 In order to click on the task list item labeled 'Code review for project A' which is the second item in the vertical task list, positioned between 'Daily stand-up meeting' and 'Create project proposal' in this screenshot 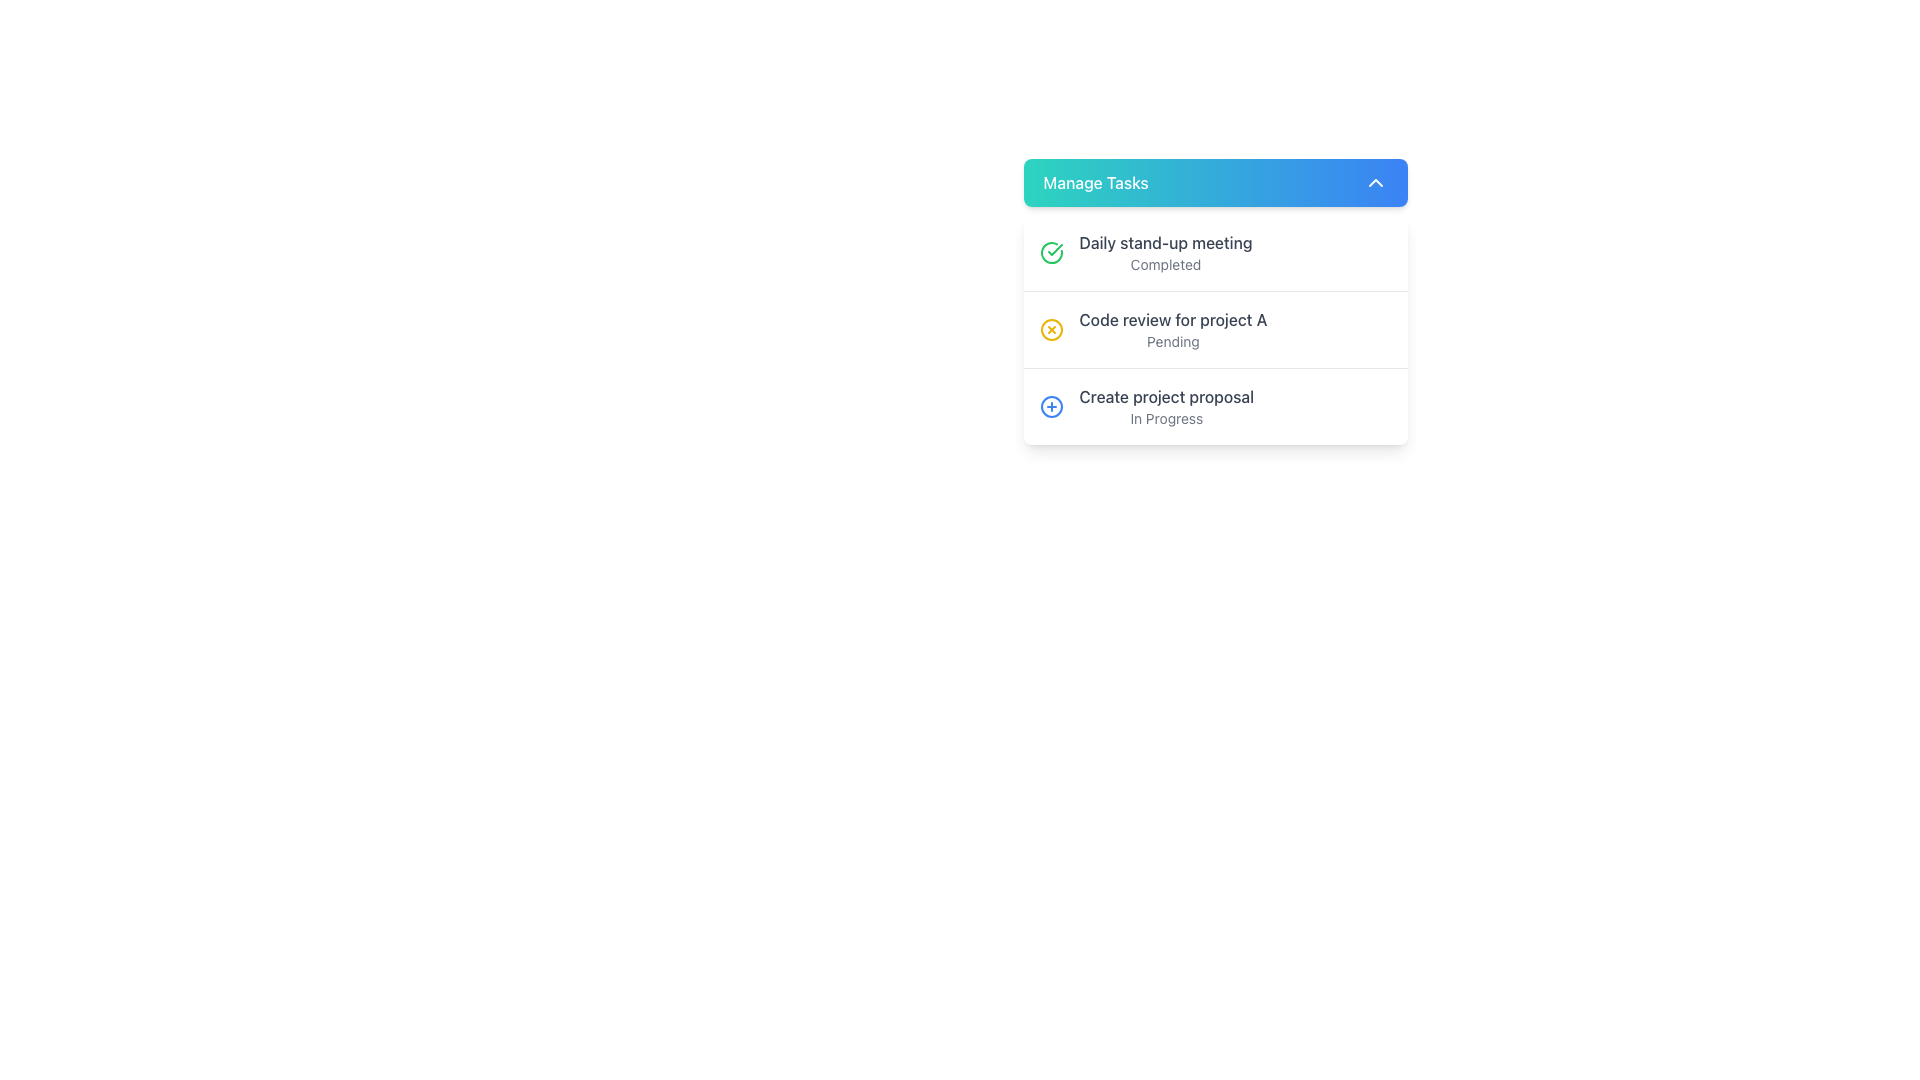, I will do `click(1214, 328)`.